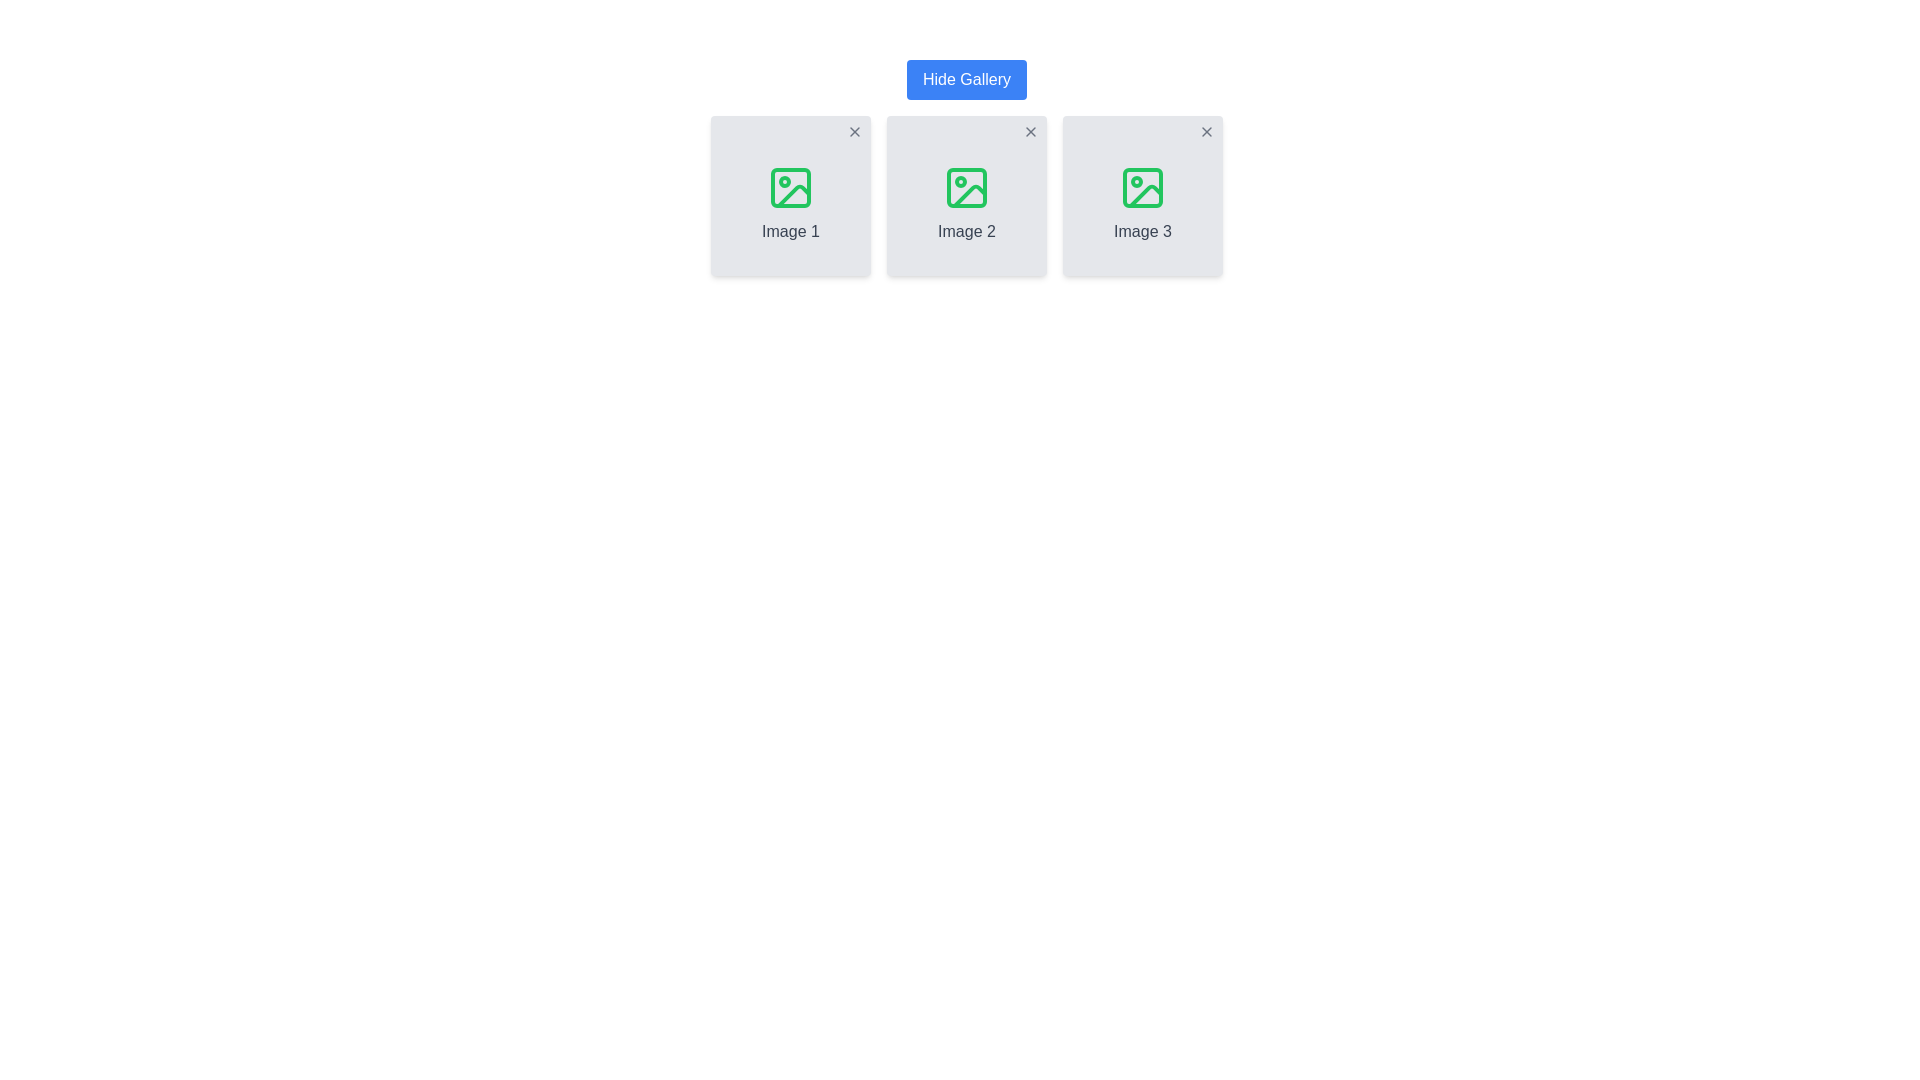 This screenshot has width=1920, height=1080. Describe the element at coordinates (790, 230) in the screenshot. I see `the descriptive label positioned at the bottom center of the first card in a horizontally arranged trio of cards` at that location.